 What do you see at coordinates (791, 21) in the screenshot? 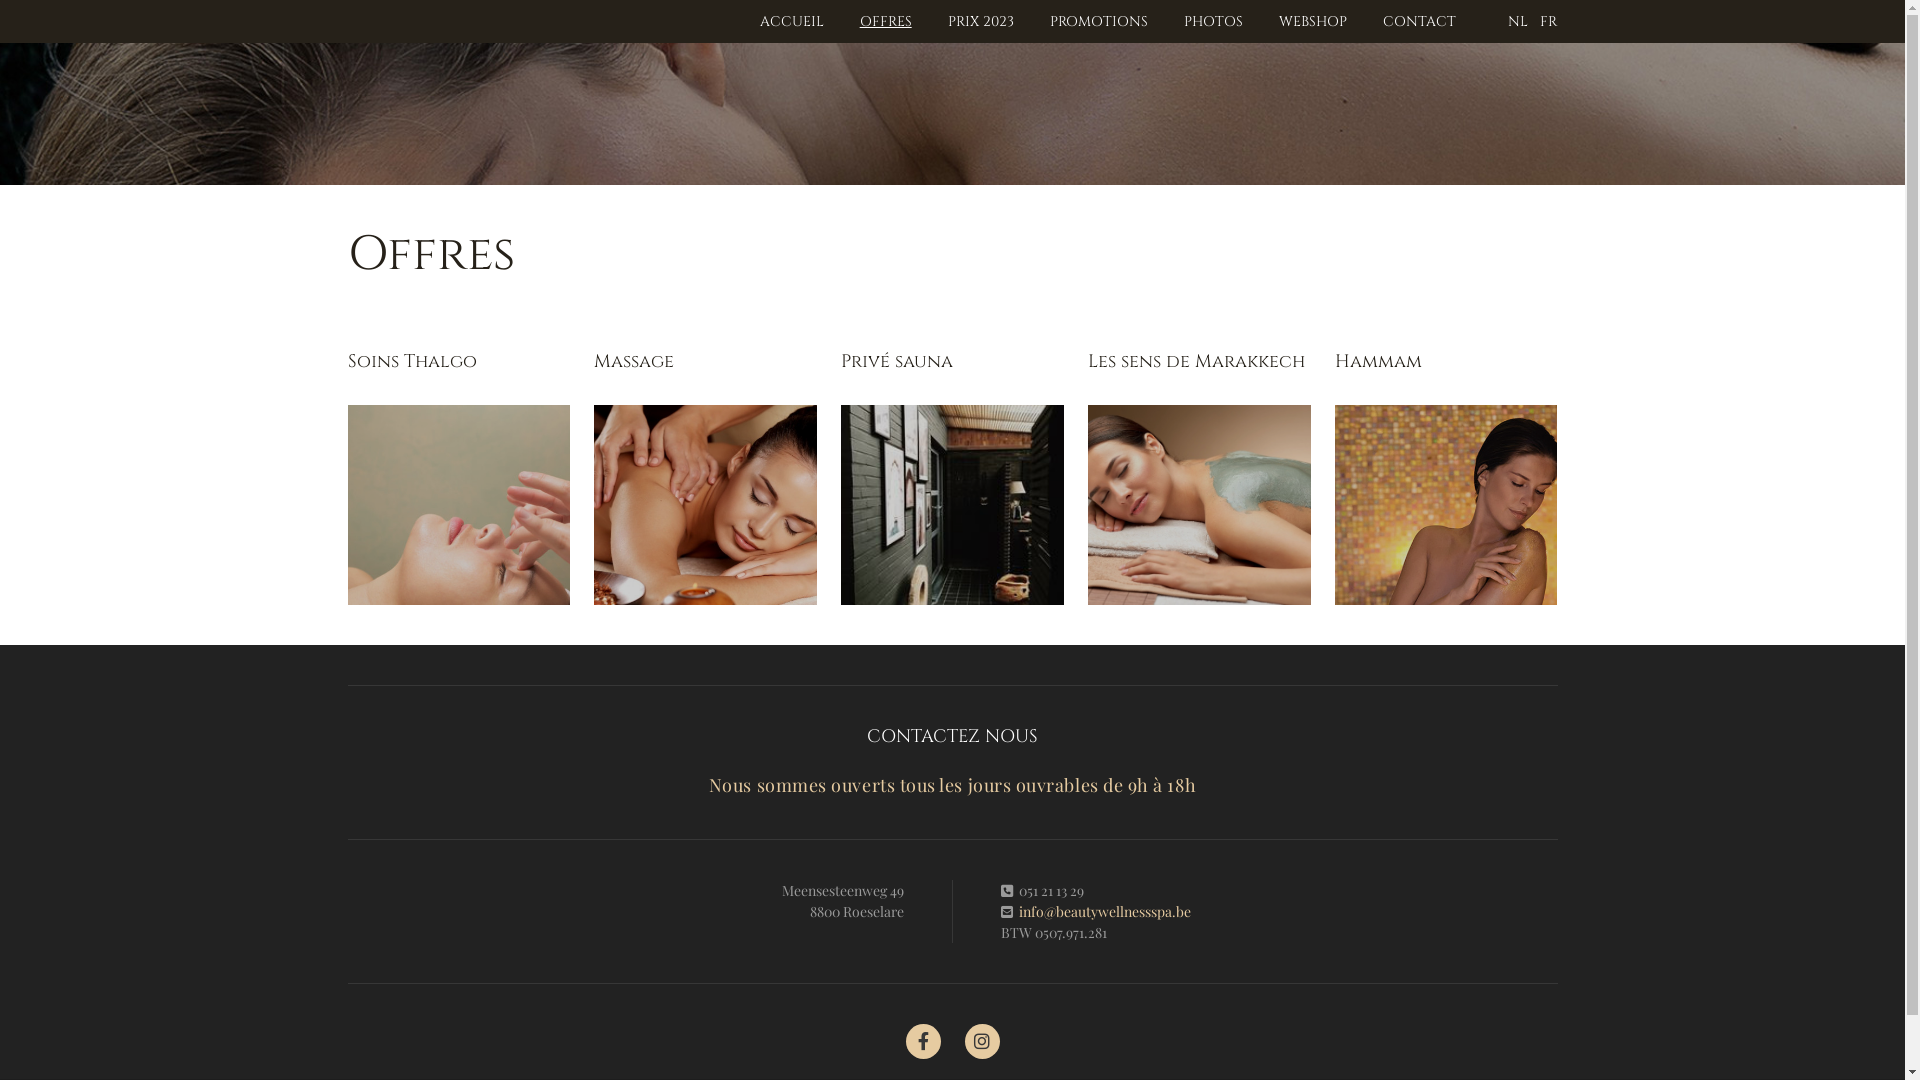
I see `'ACCUEIL'` at bounding box center [791, 21].